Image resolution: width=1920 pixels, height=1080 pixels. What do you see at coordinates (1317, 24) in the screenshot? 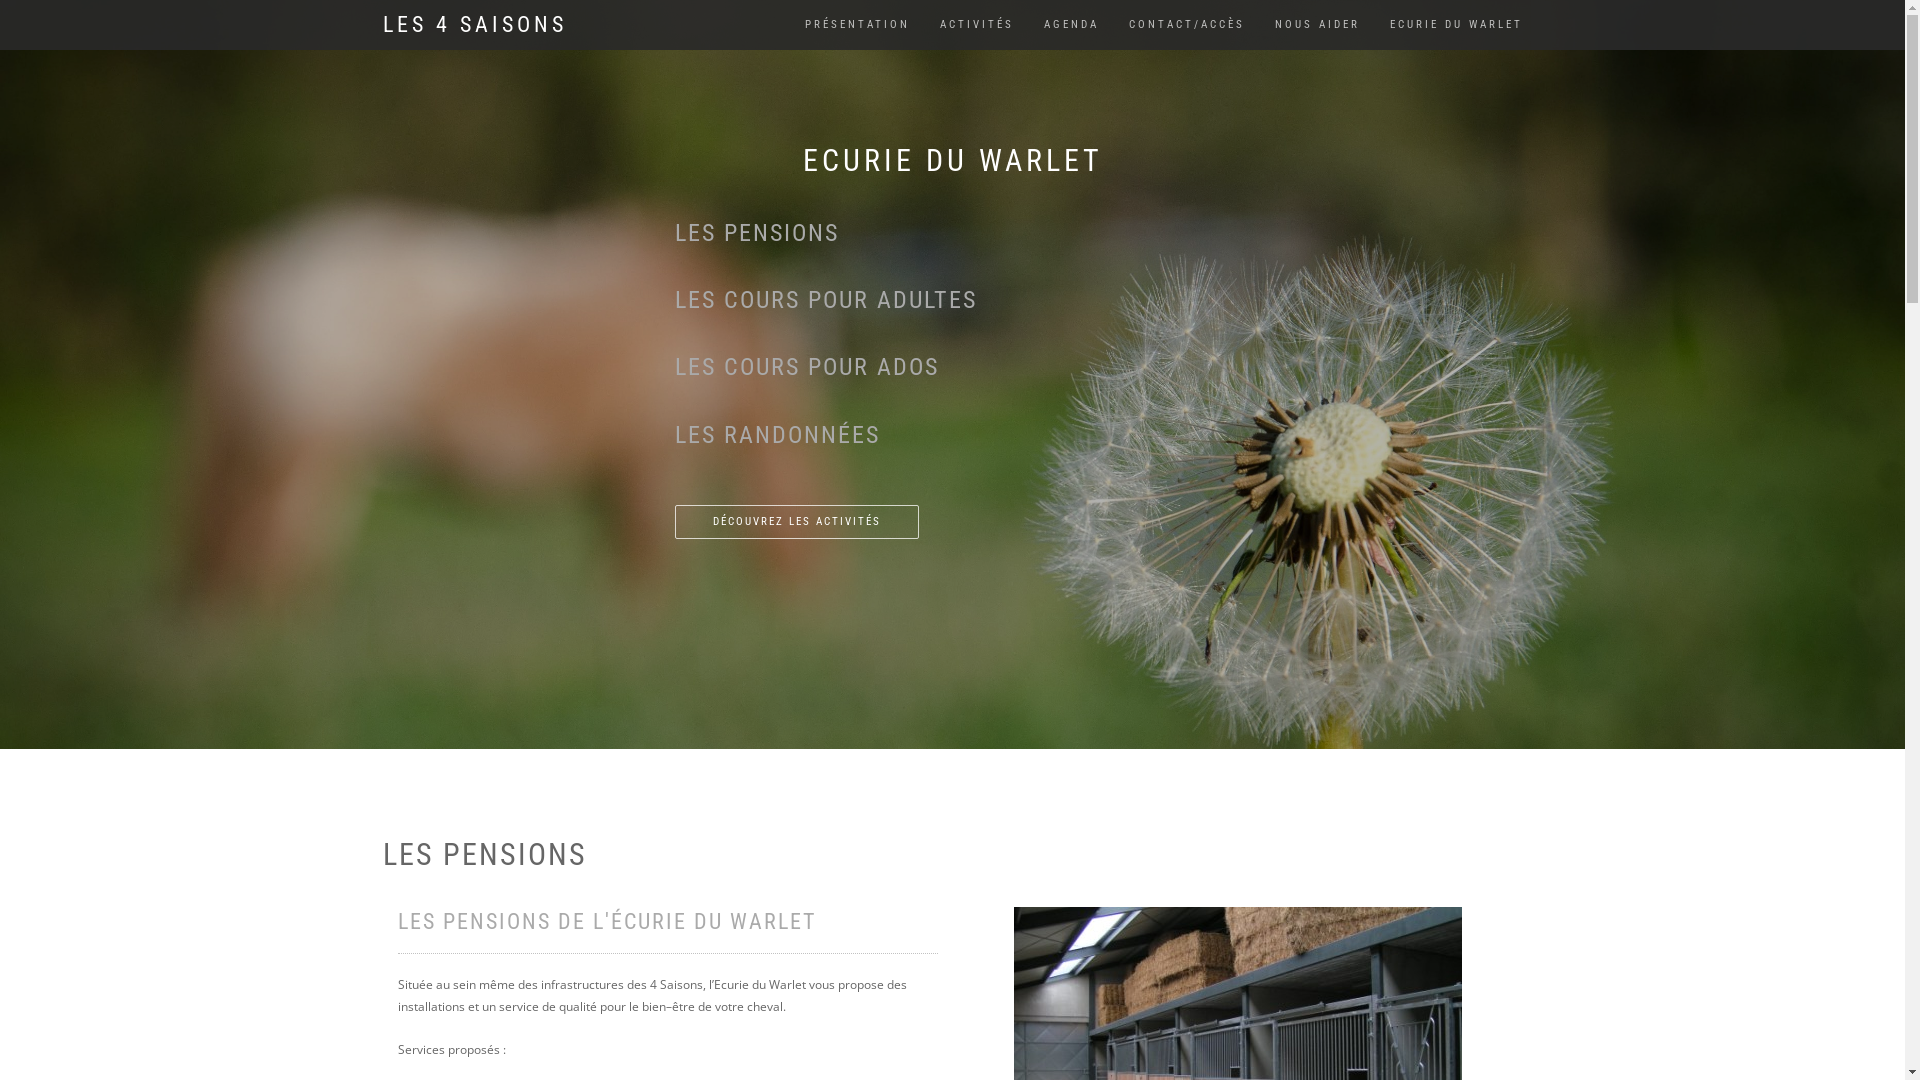
I see `'NOUS AIDER'` at bounding box center [1317, 24].